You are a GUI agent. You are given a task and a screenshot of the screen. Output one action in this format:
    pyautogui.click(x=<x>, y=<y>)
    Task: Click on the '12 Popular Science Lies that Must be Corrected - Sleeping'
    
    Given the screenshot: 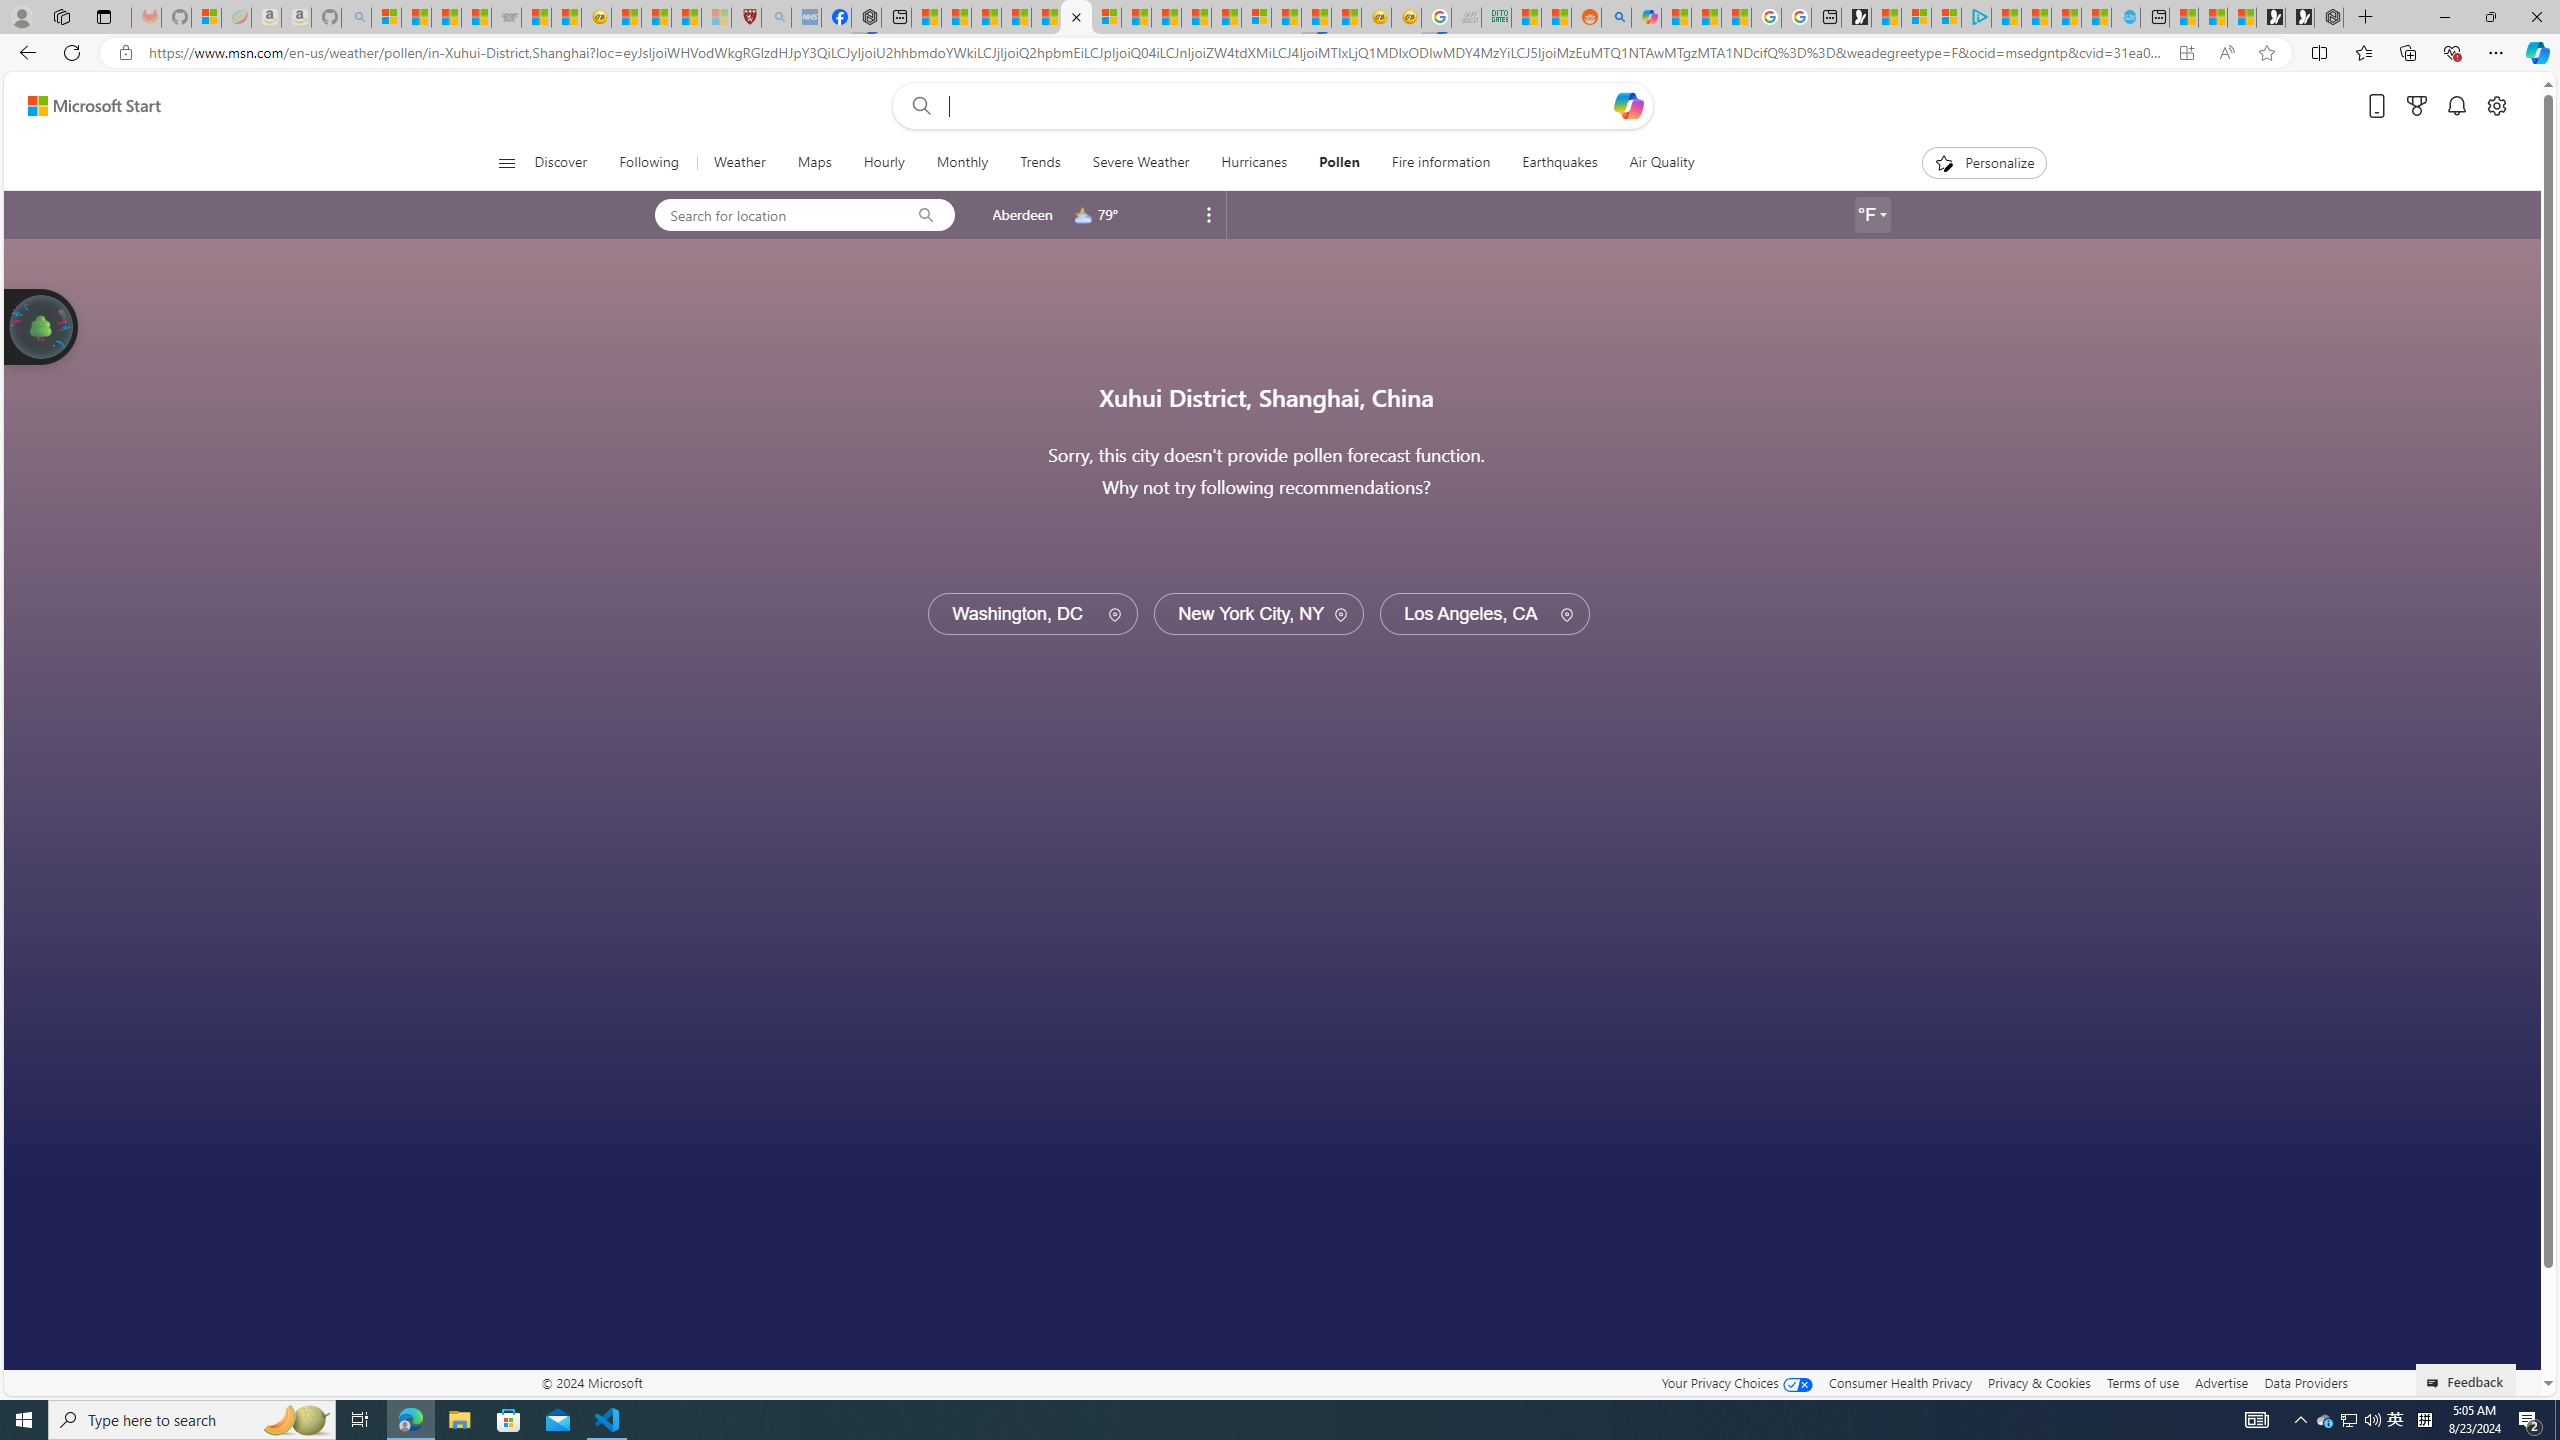 What is the action you would take?
    pyautogui.click(x=716, y=16)
    